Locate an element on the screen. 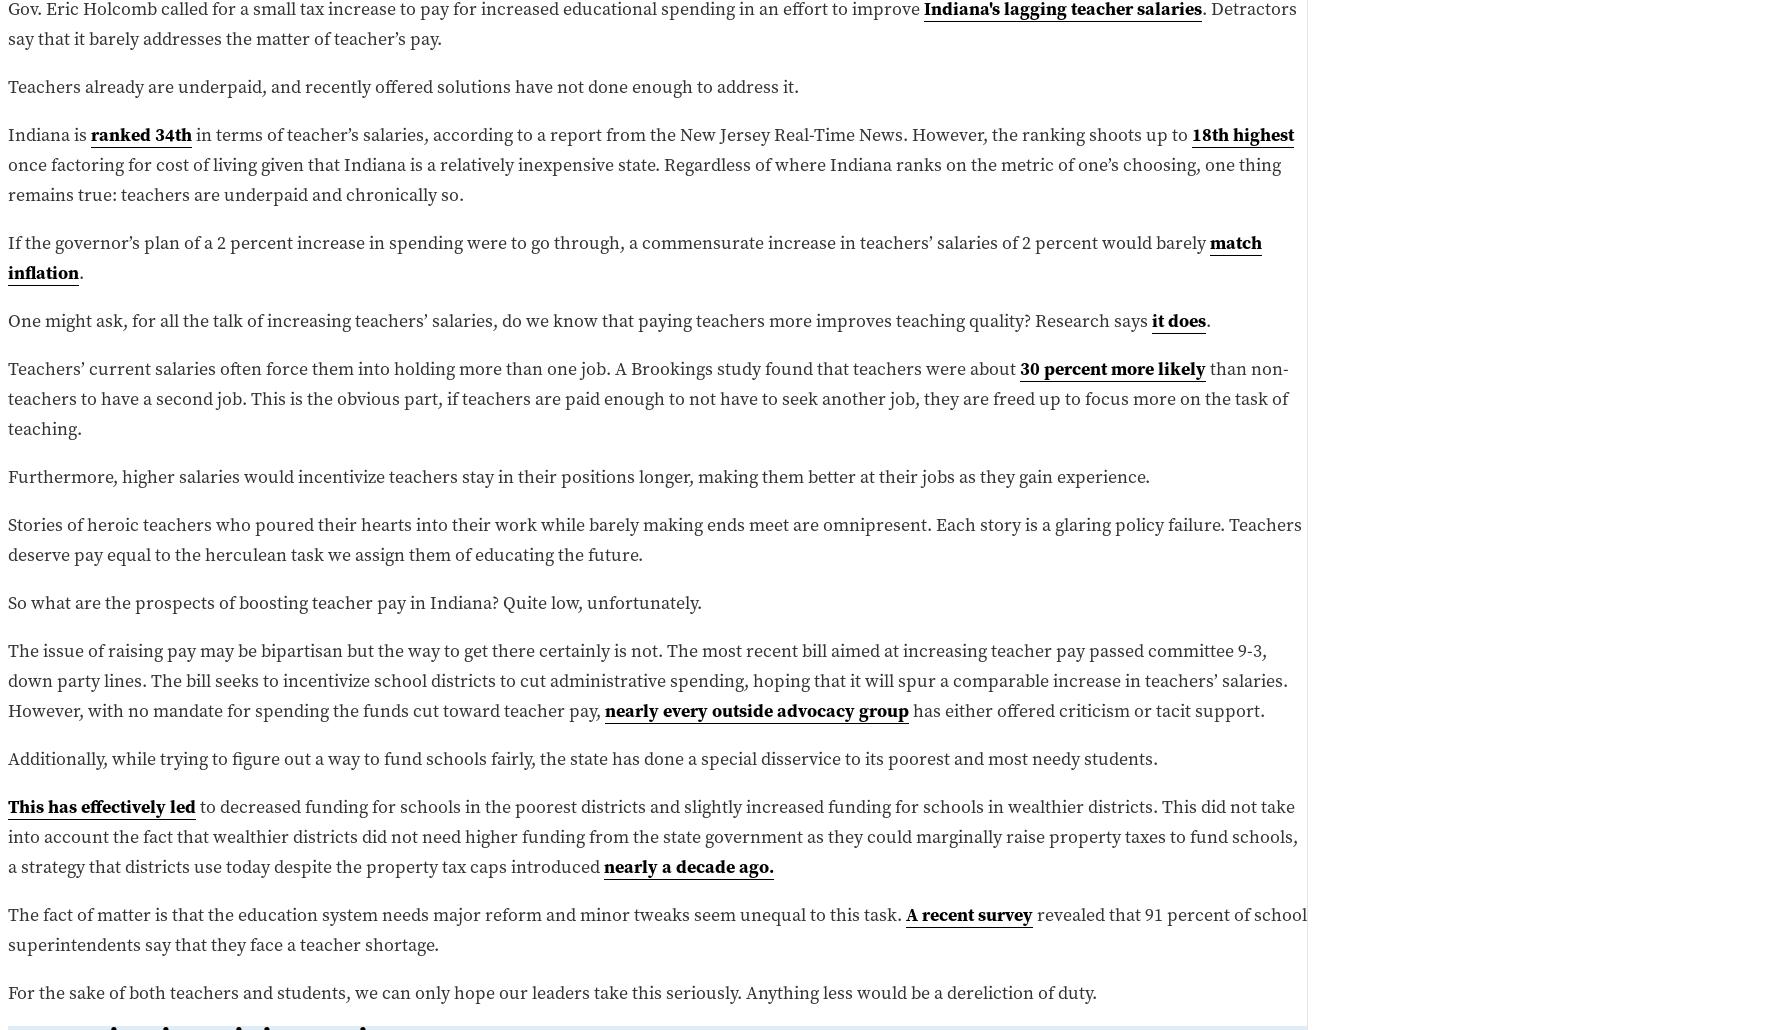  'Stories of heroic teachers who poured their hearts into their work while barely making ends meet are omnipresent. Each story is a glaring policy failure. Teachers deserve pay equal to the herculean task we assign them of educating the future.' is located at coordinates (654, 538).